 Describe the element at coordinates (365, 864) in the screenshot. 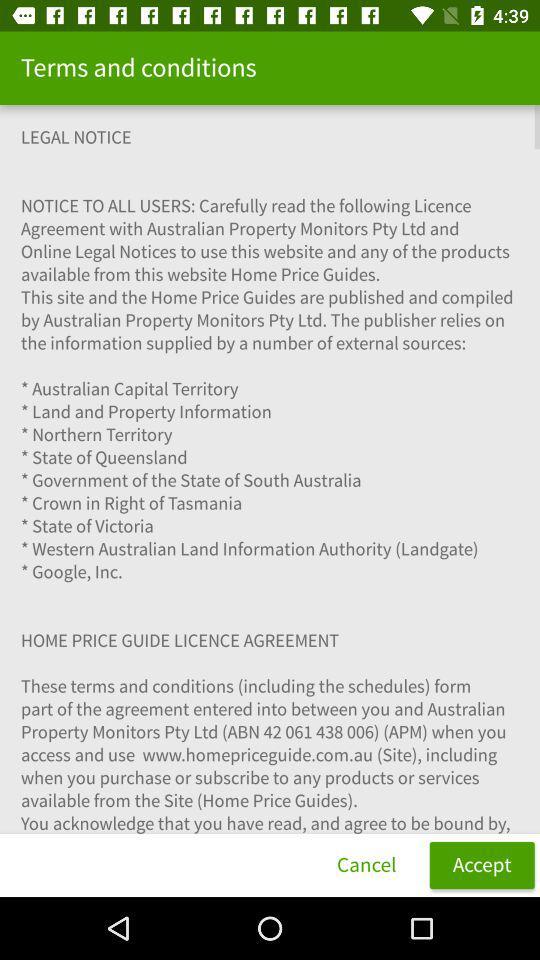

I see `the icon below the legal notice  item` at that location.